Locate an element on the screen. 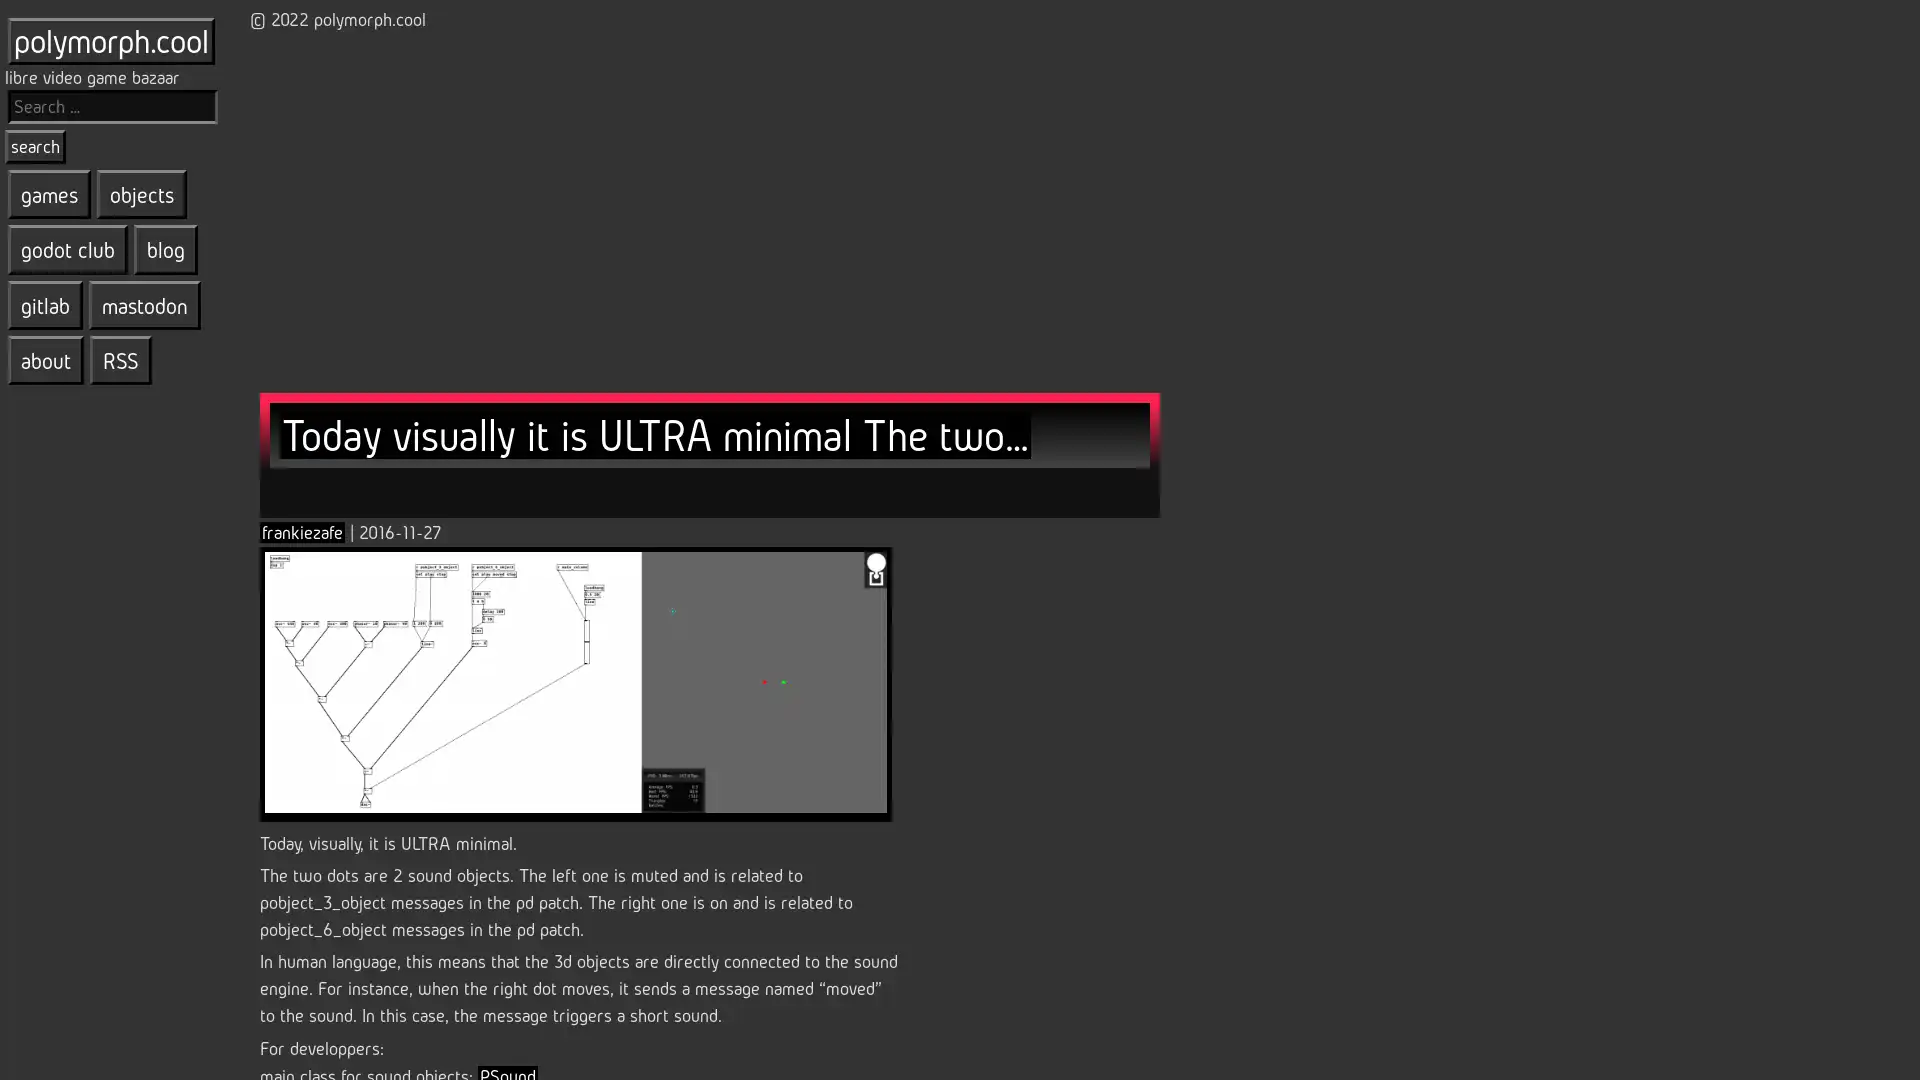  Search is located at coordinates (35, 145).